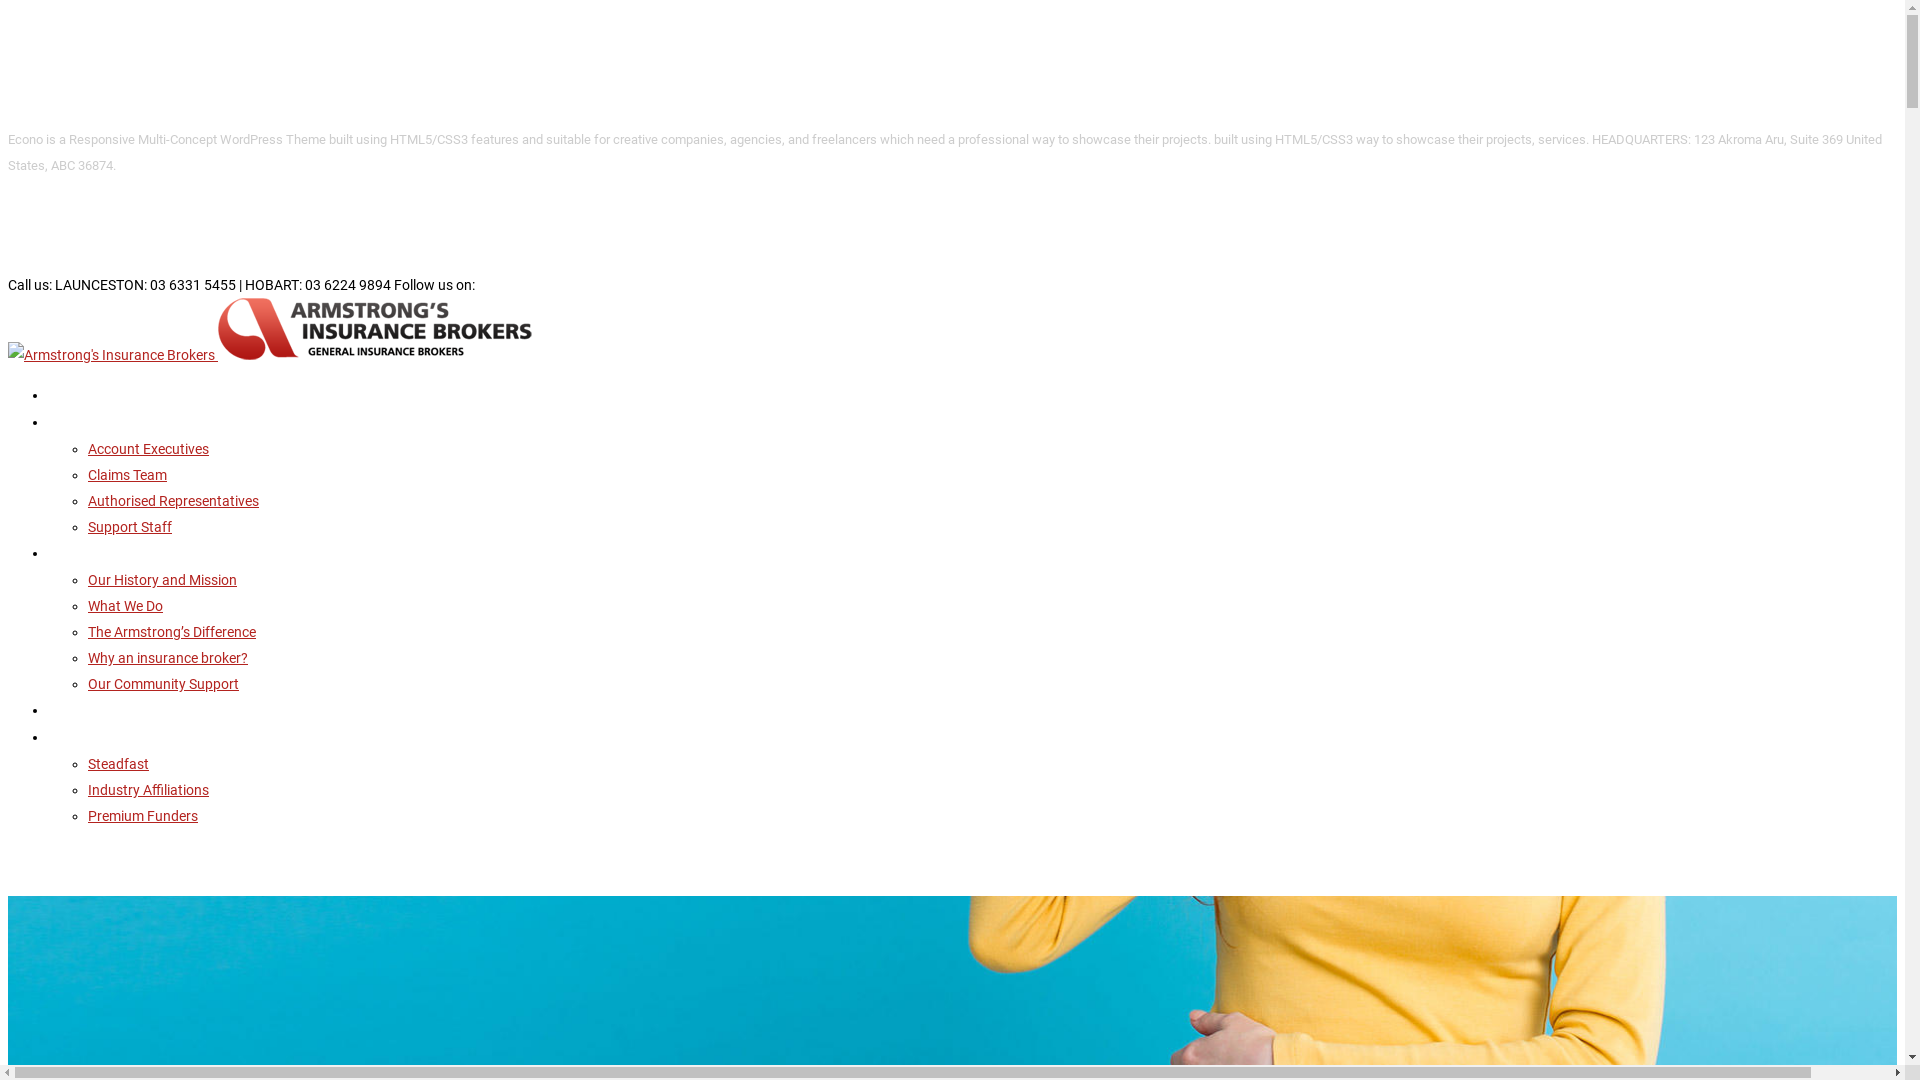  I want to click on 'Why an insurance broker?', so click(86, 658).